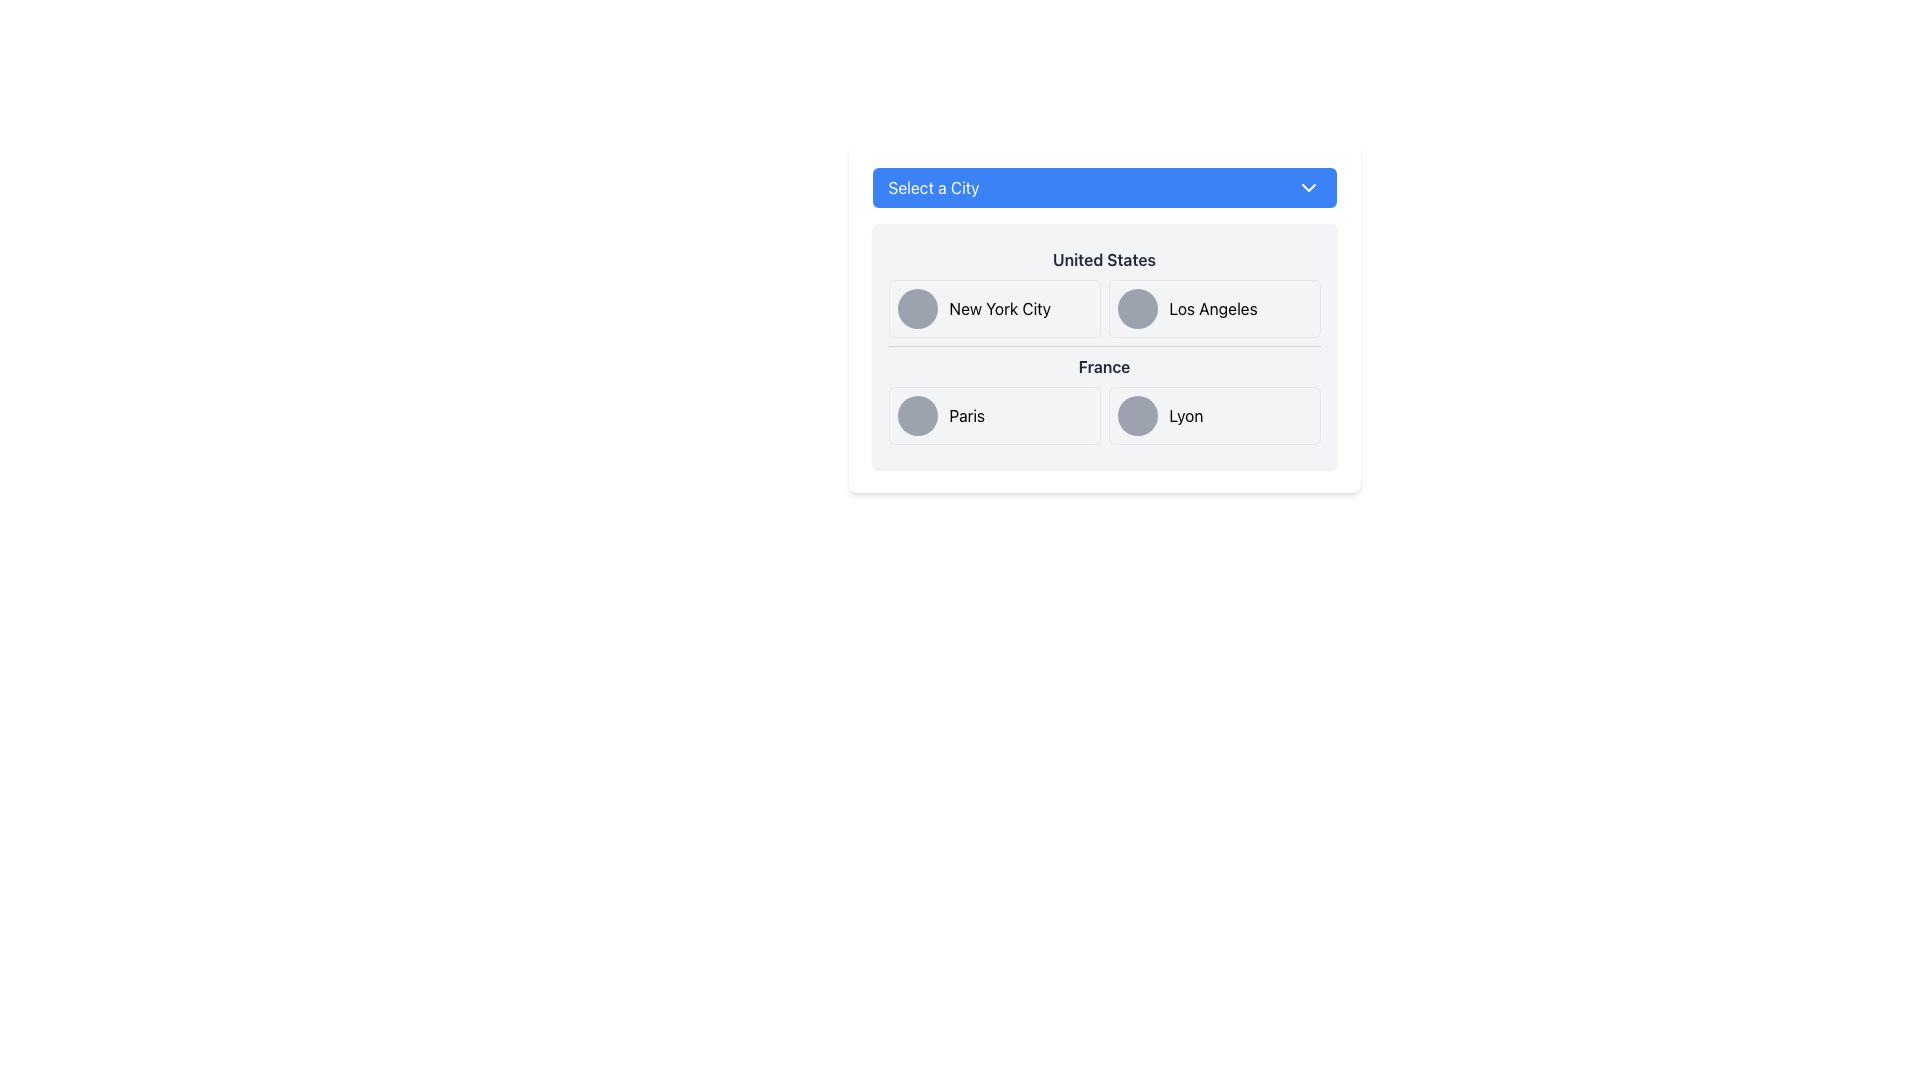  Describe the element at coordinates (1186, 415) in the screenshot. I see `the city 'Lyon'` at that location.